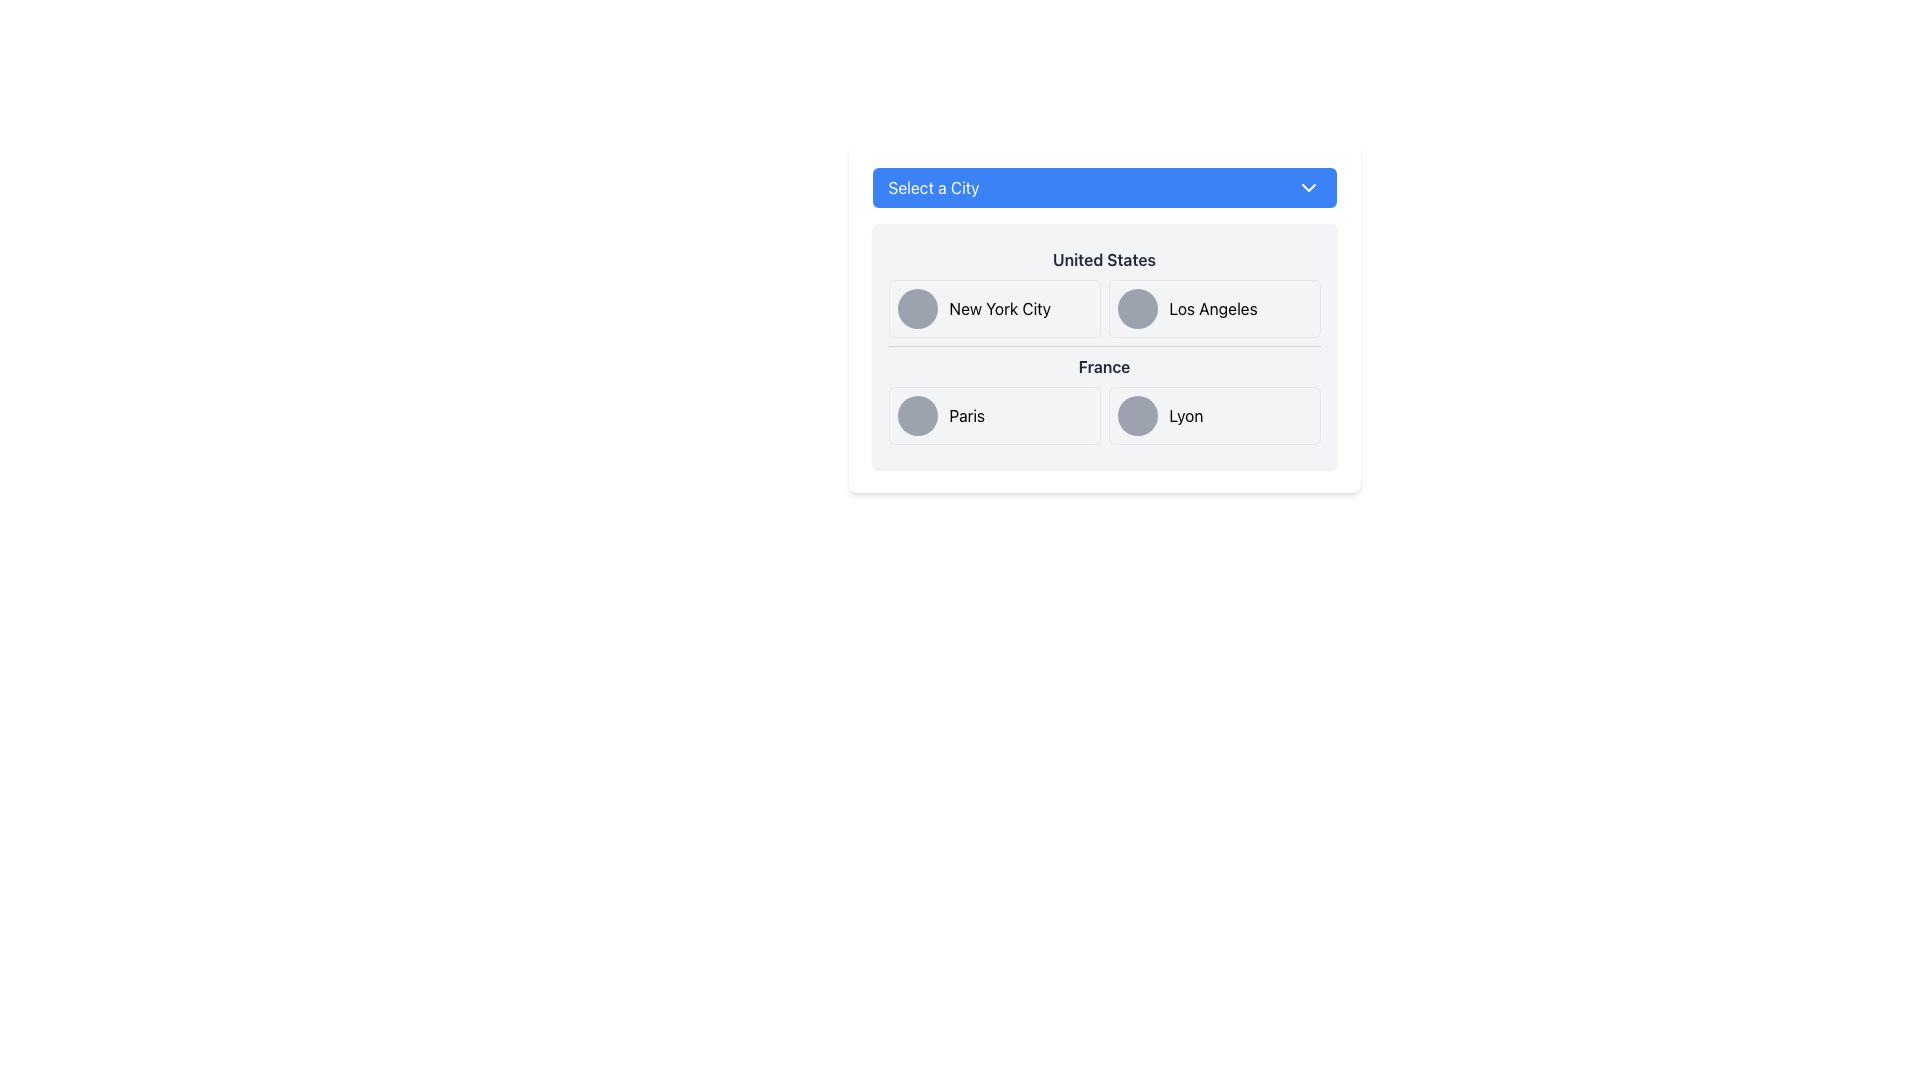  Describe the element at coordinates (1186, 415) in the screenshot. I see `the city 'Lyon'` at that location.